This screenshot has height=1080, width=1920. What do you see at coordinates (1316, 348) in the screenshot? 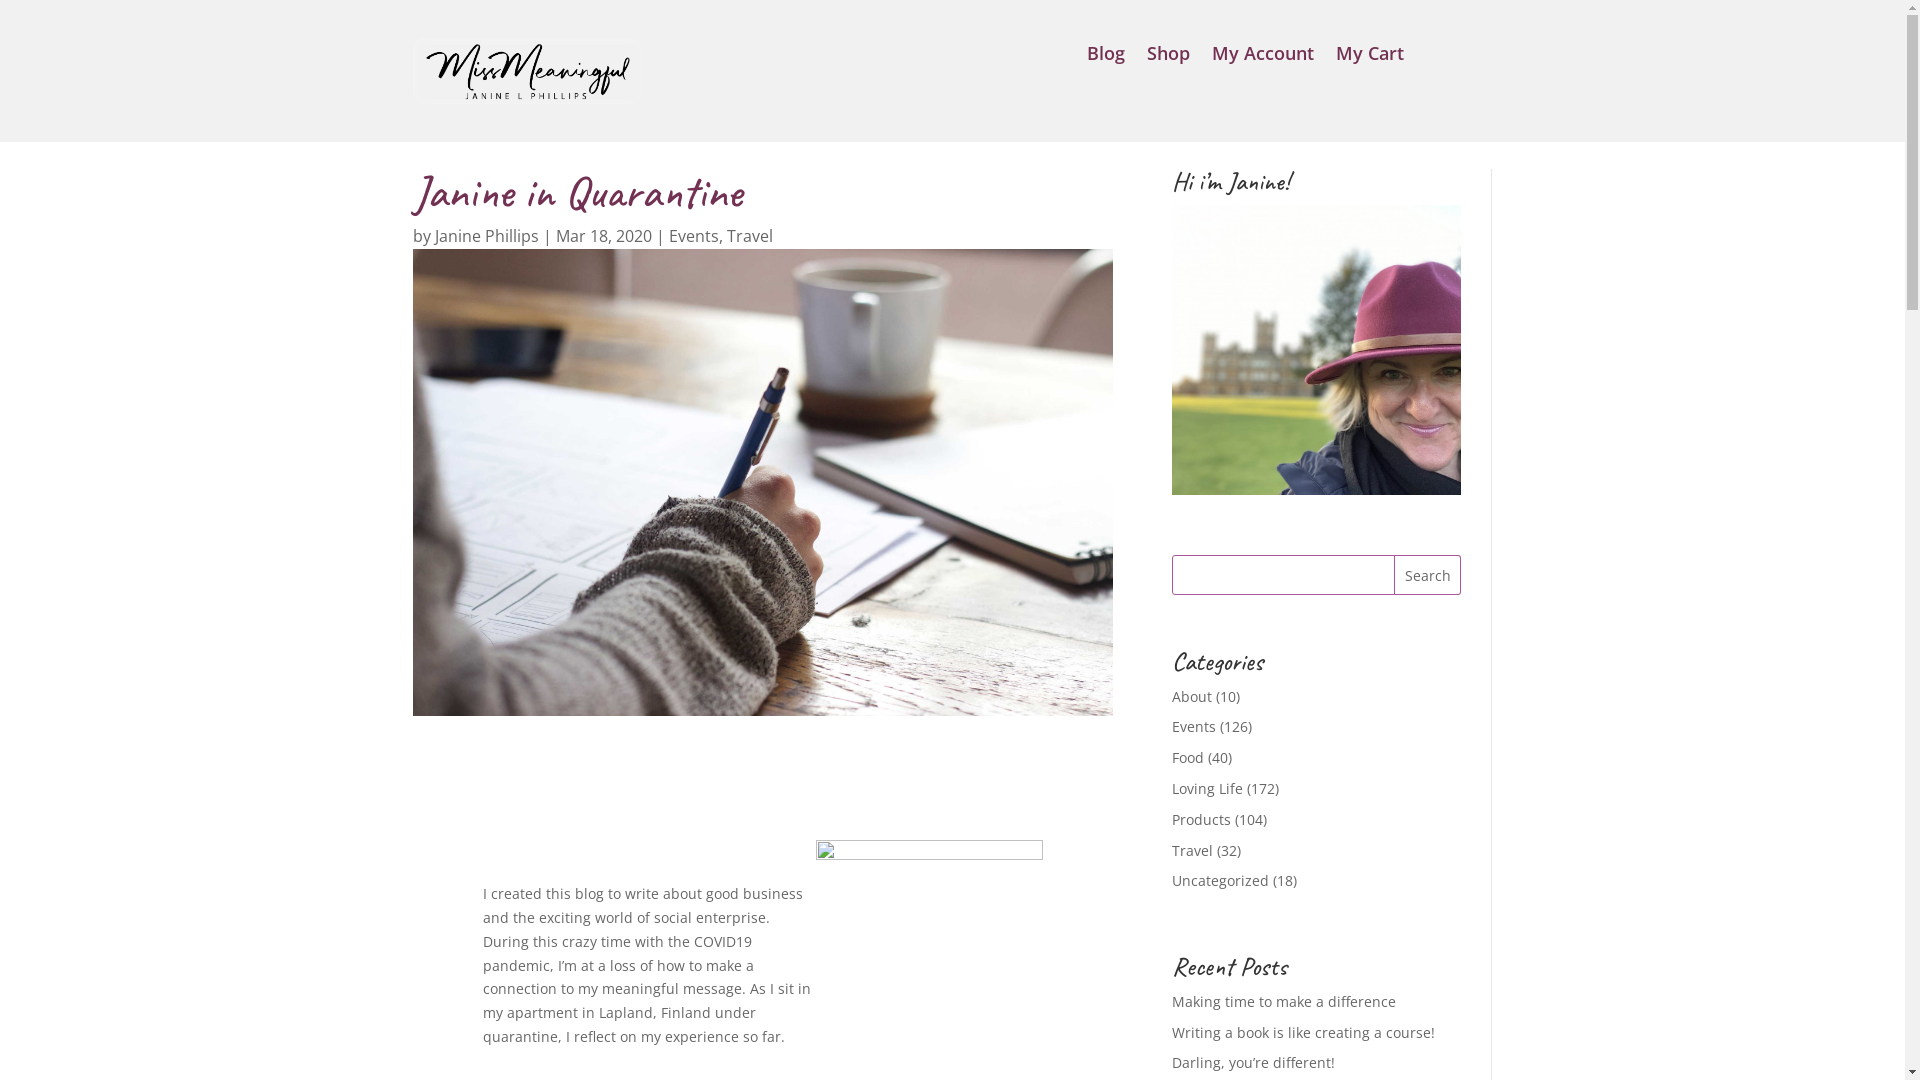
I see `'Hi i'm Janine!'` at bounding box center [1316, 348].